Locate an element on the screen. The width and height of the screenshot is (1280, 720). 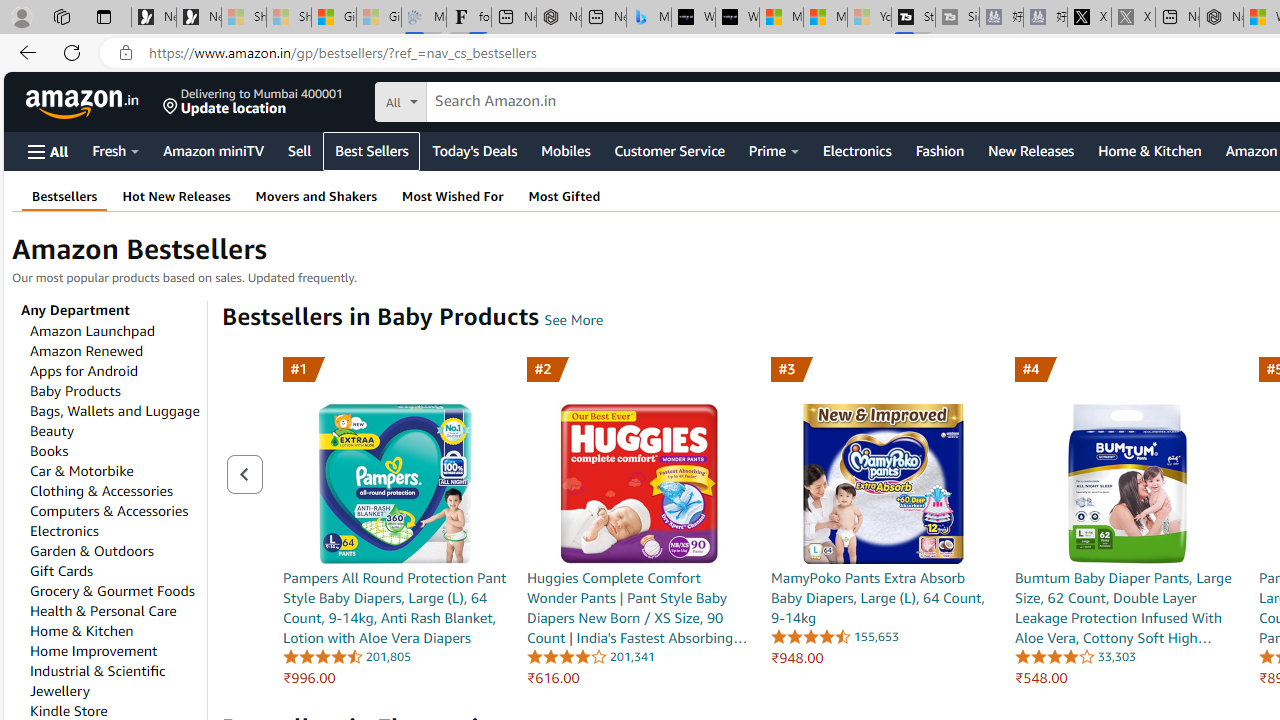
'Best Sellers' is located at coordinates (371, 150).